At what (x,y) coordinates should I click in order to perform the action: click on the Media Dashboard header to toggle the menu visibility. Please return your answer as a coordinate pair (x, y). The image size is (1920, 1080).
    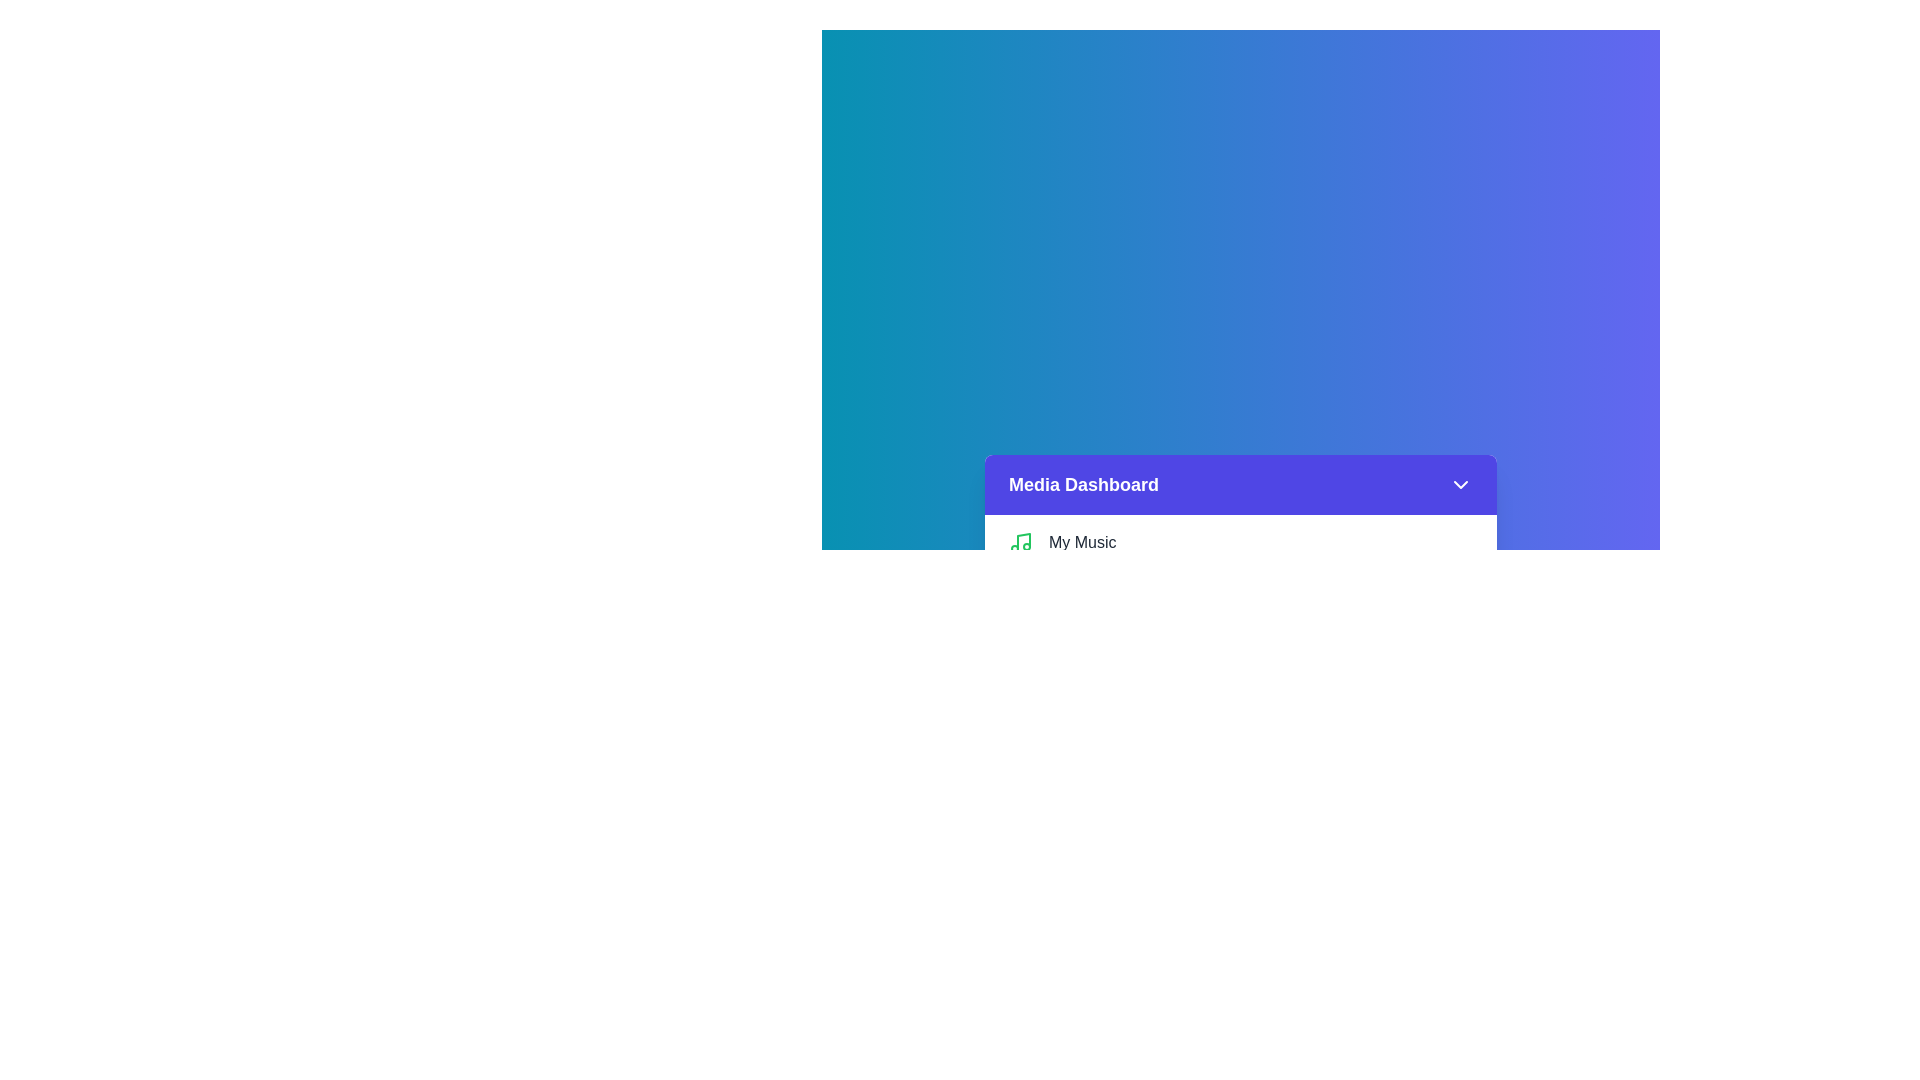
    Looking at the image, I should click on (1240, 485).